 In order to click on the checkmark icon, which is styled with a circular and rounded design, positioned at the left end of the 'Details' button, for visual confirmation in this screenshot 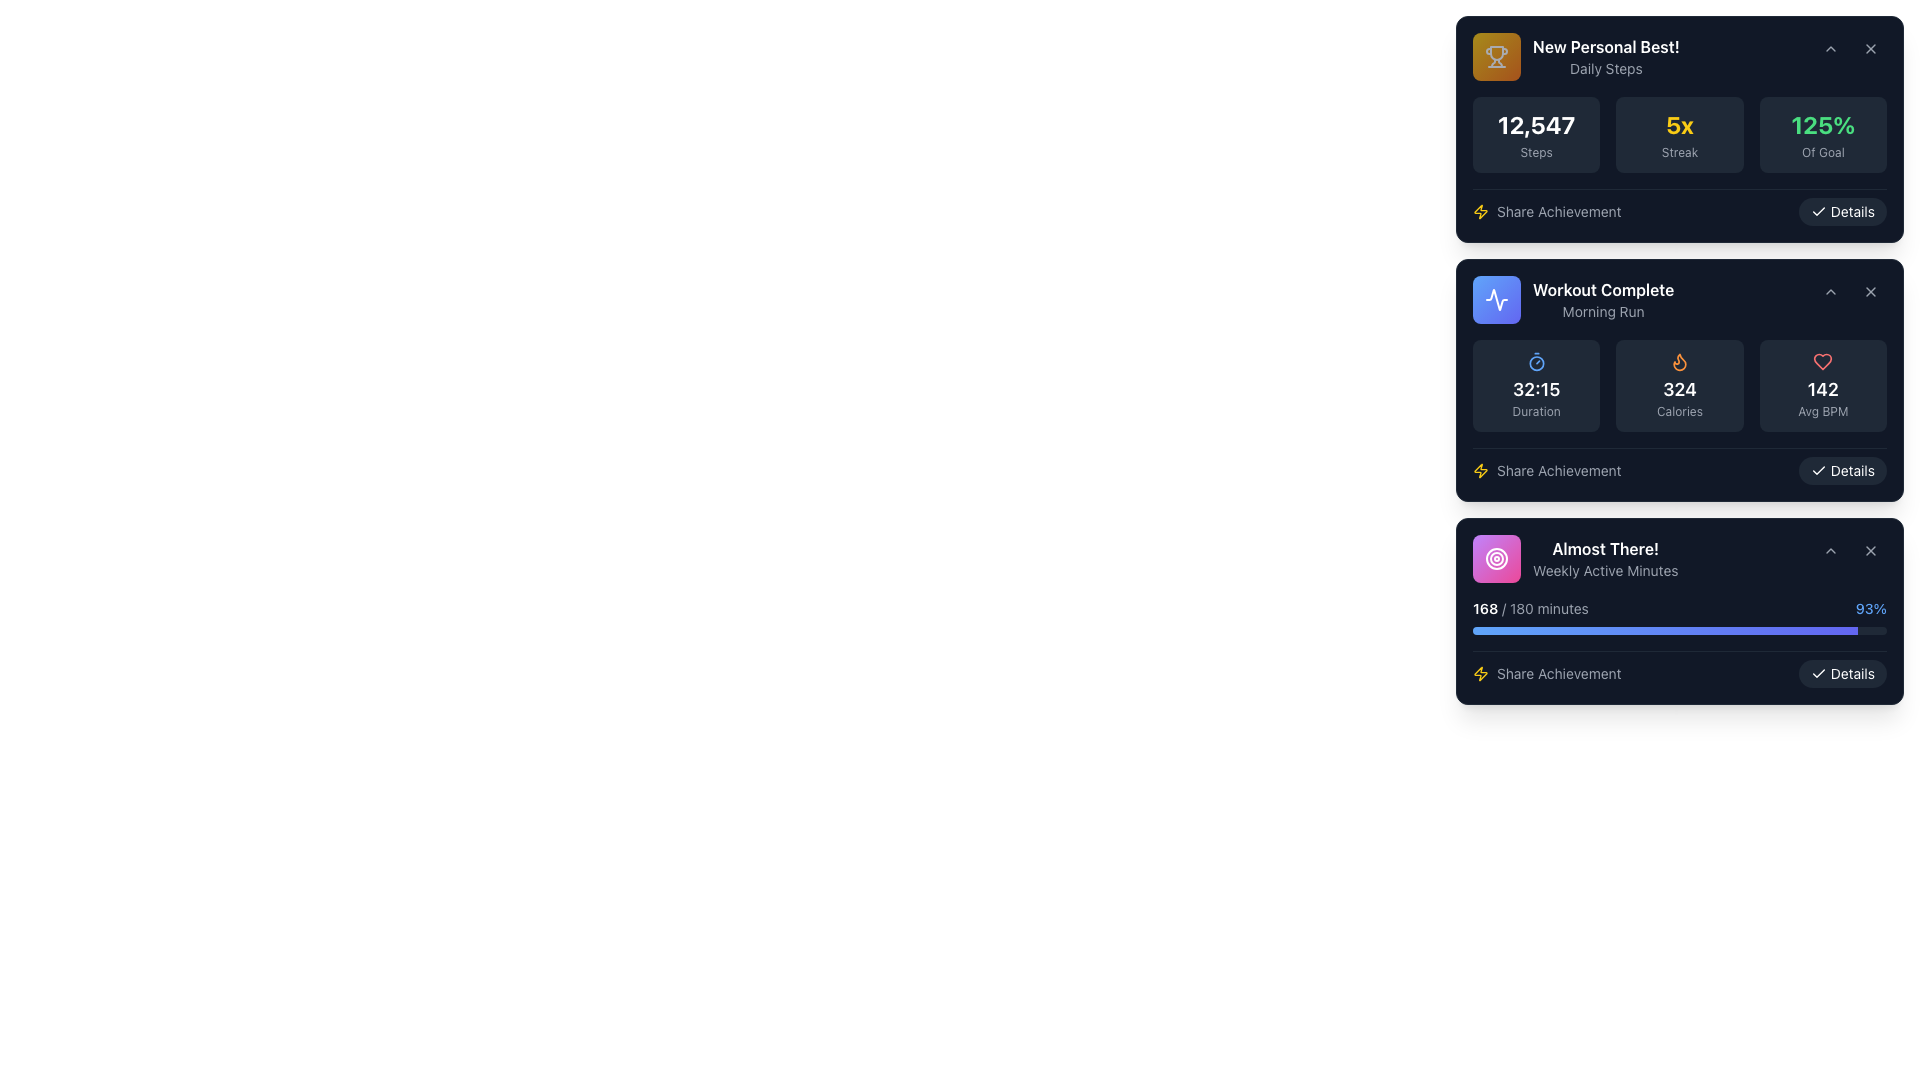, I will do `click(1818, 212)`.